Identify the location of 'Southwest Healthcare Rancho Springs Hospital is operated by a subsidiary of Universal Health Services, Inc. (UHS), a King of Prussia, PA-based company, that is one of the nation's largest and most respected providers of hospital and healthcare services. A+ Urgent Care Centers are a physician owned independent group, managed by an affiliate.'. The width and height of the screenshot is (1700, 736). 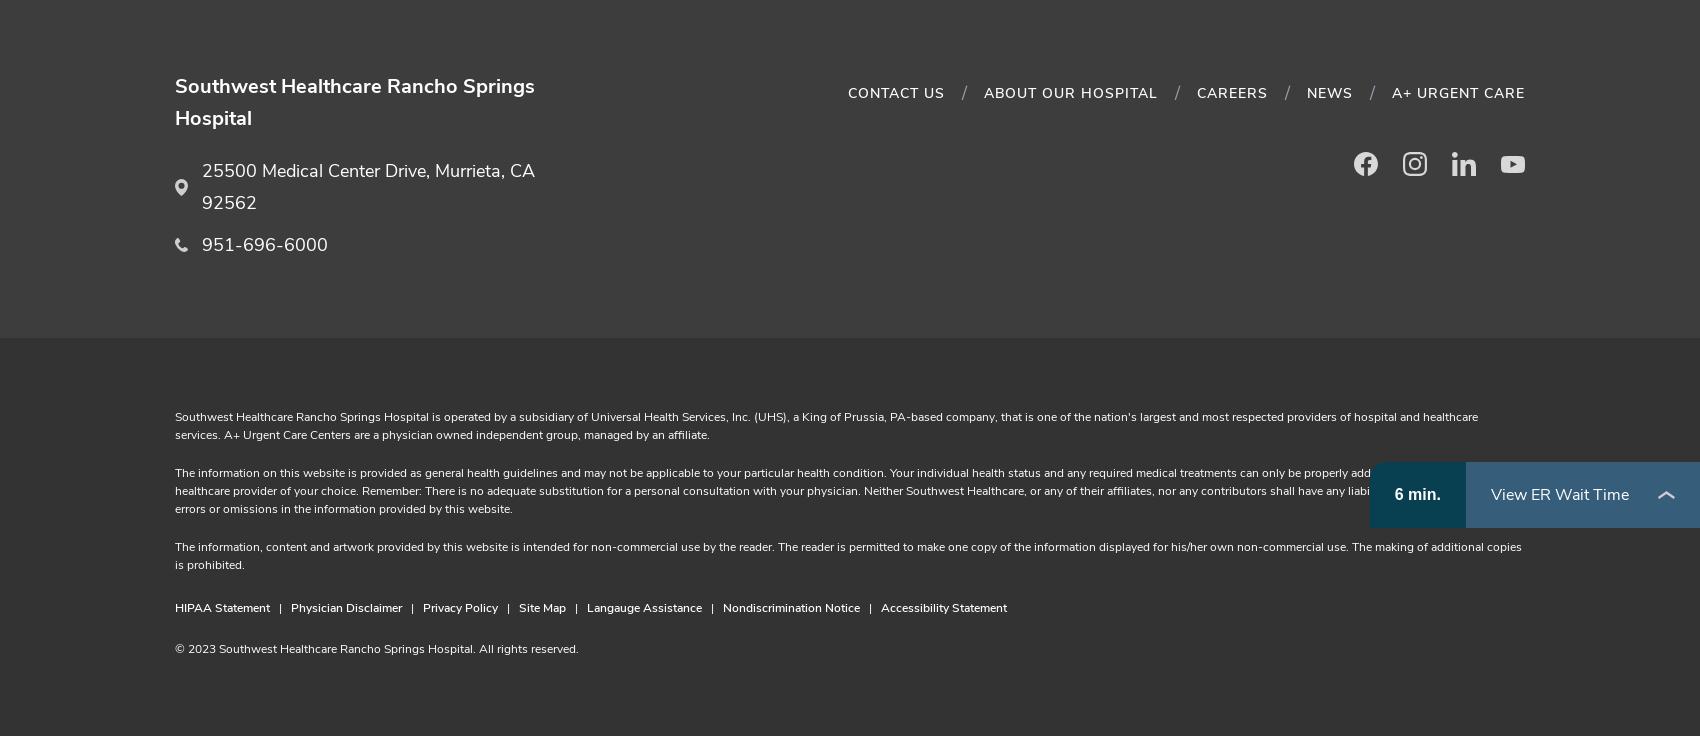
(825, 425).